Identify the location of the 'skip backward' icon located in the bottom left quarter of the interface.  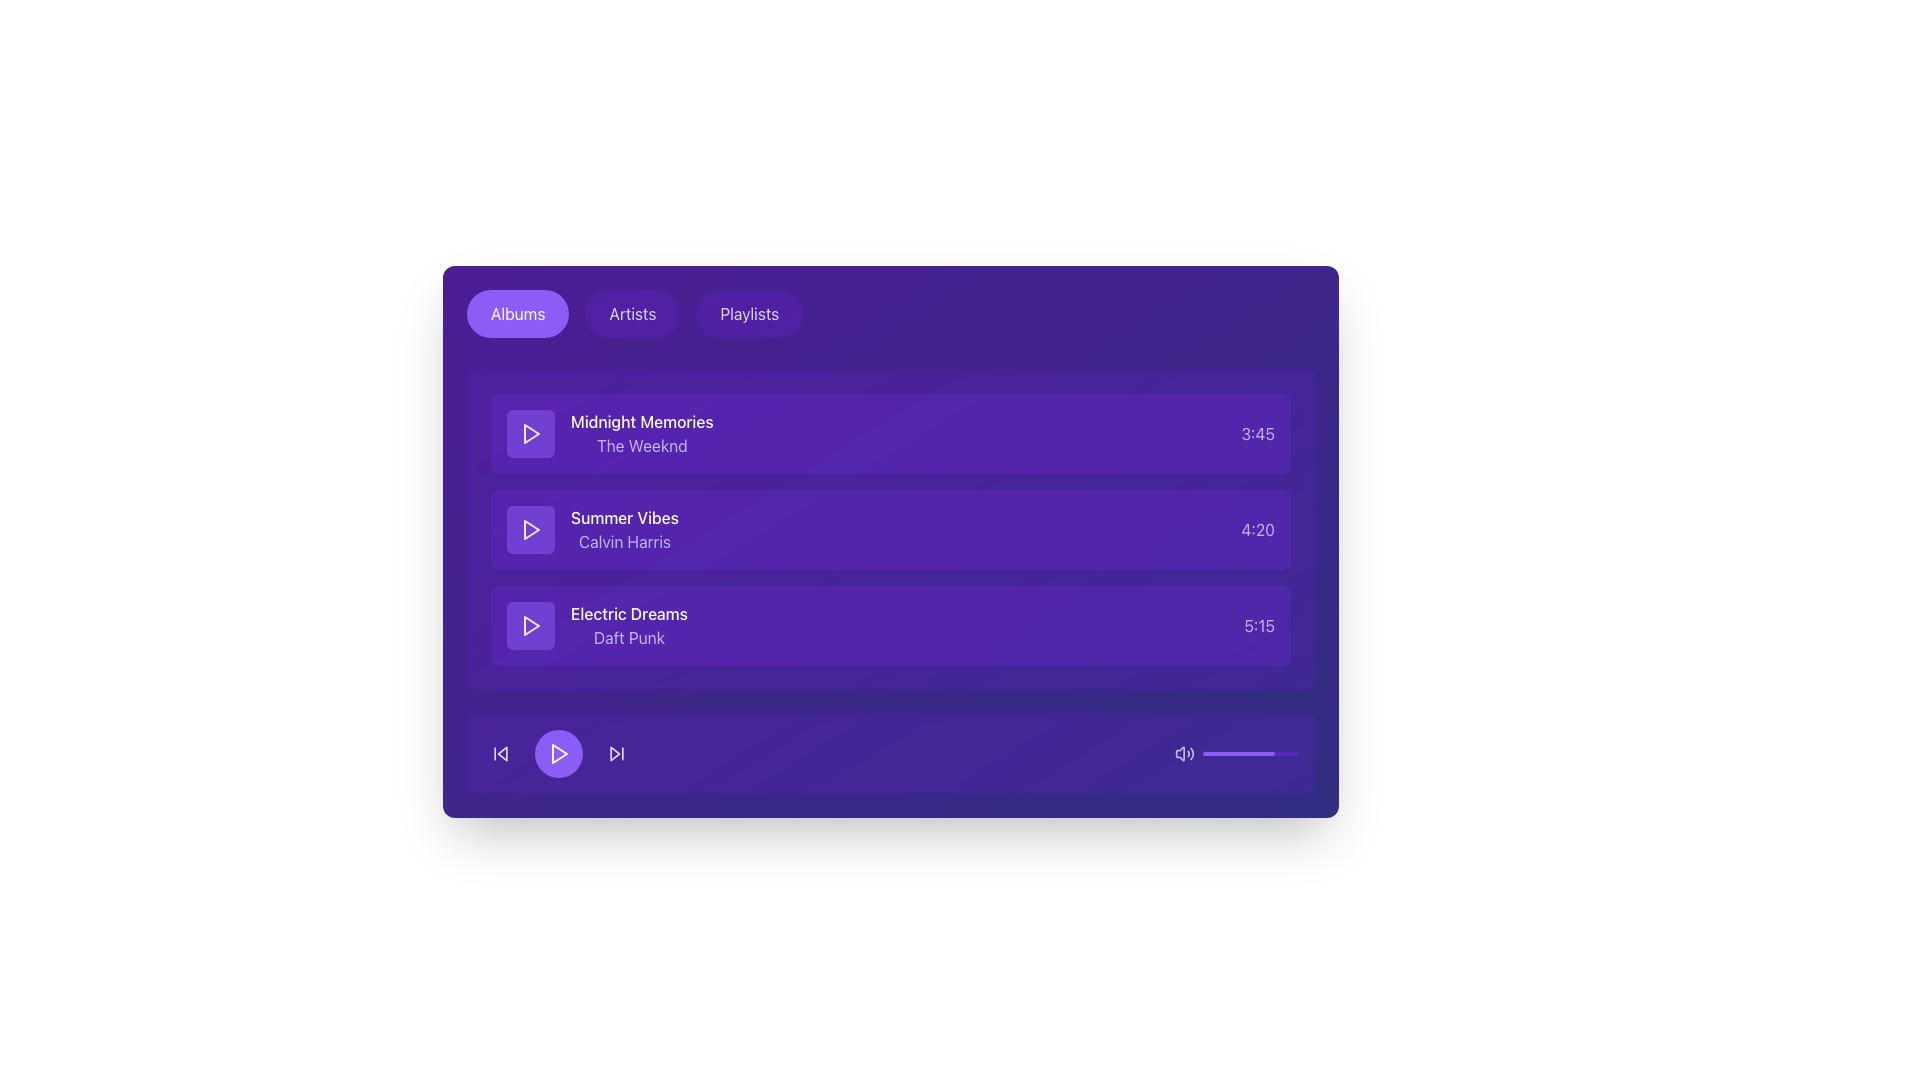
(502, 753).